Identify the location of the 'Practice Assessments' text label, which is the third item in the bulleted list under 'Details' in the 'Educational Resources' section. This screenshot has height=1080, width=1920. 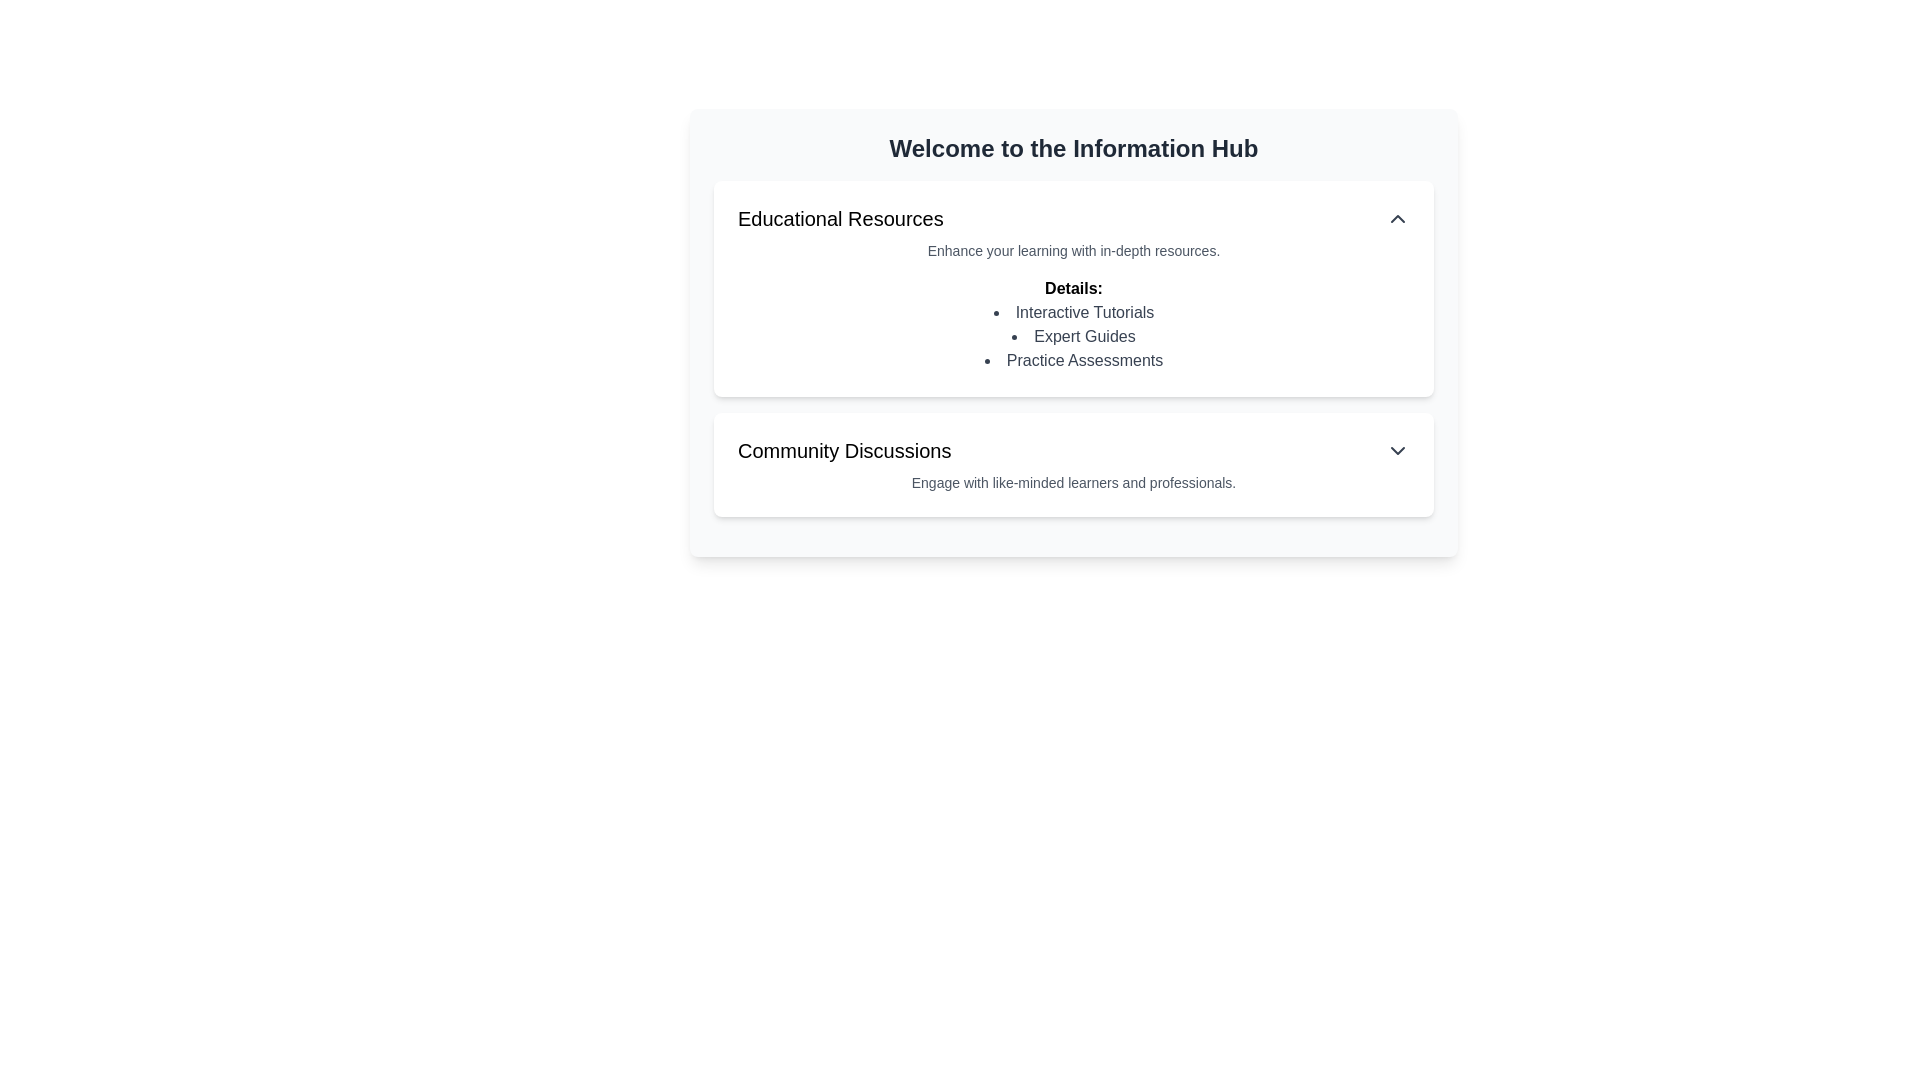
(1073, 361).